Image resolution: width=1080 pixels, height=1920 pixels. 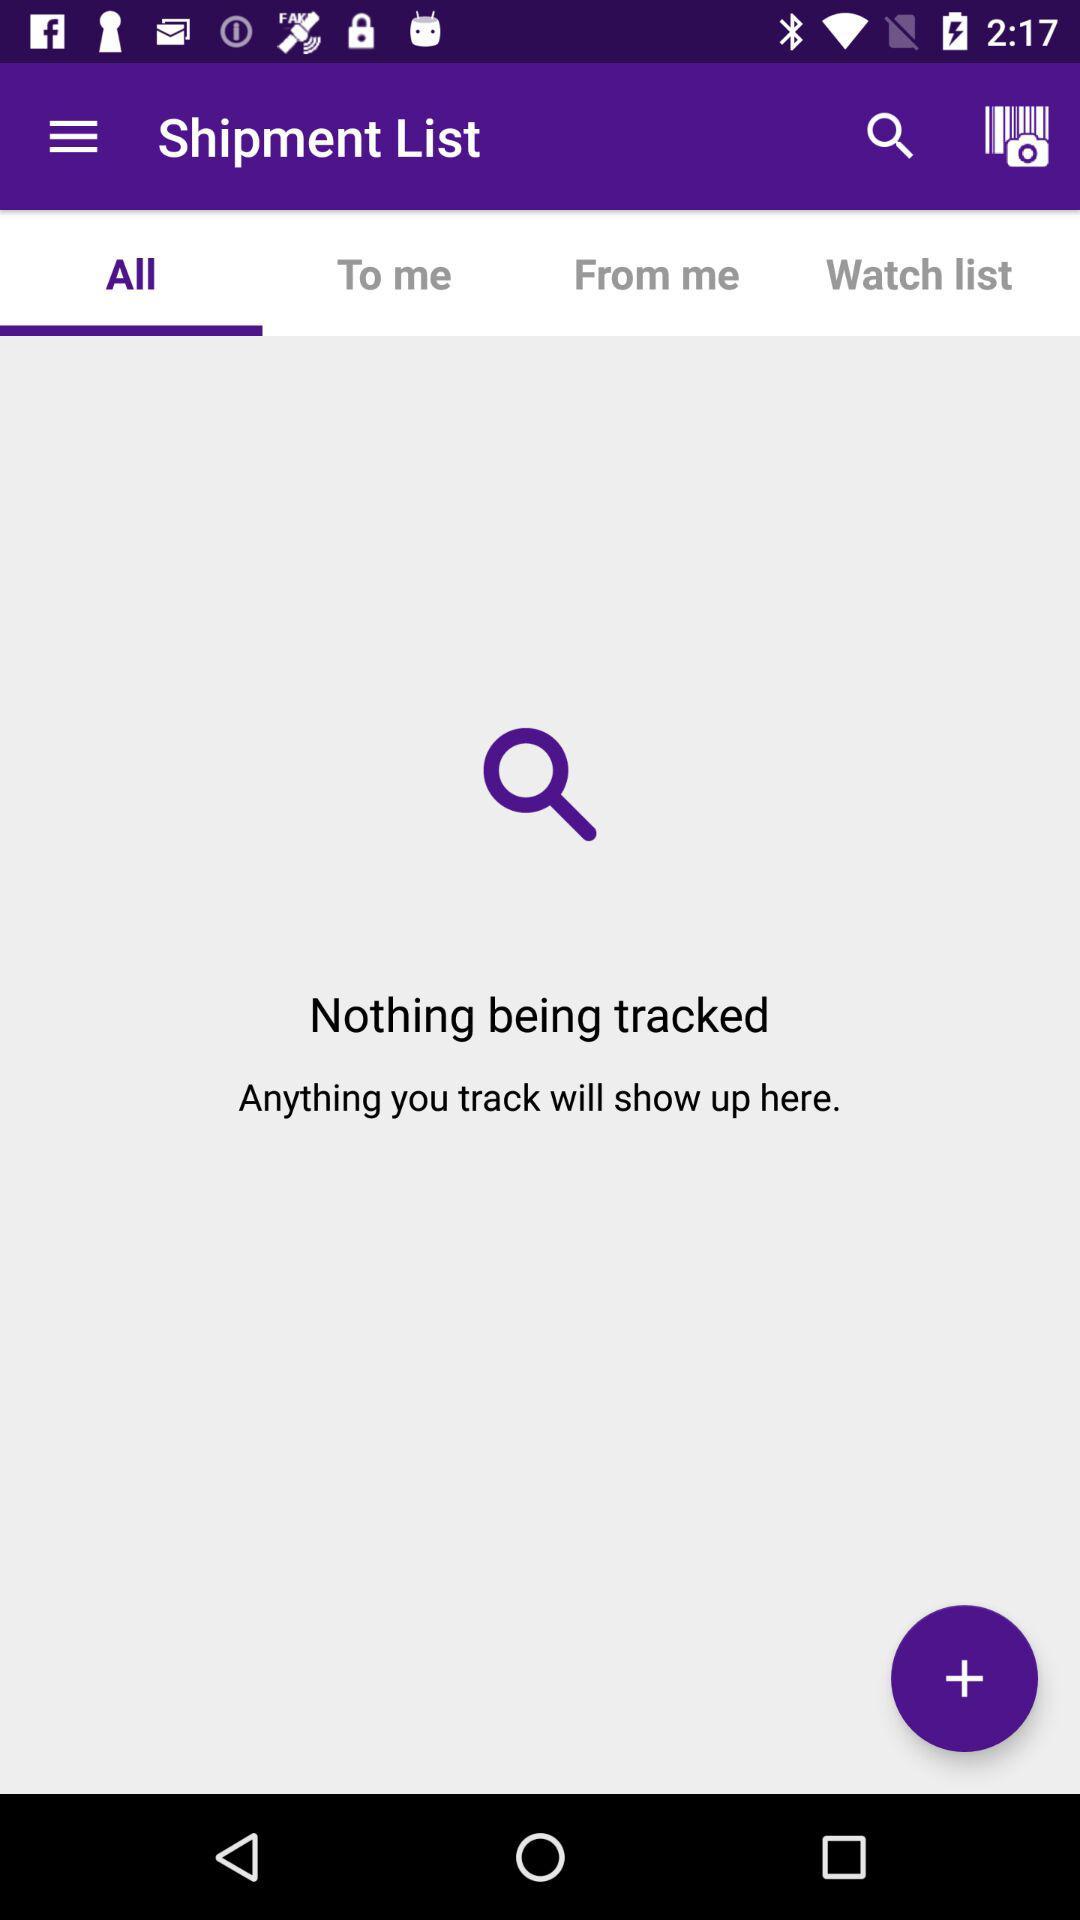 What do you see at coordinates (72, 135) in the screenshot?
I see `app to the left of shipment list icon` at bounding box center [72, 135].